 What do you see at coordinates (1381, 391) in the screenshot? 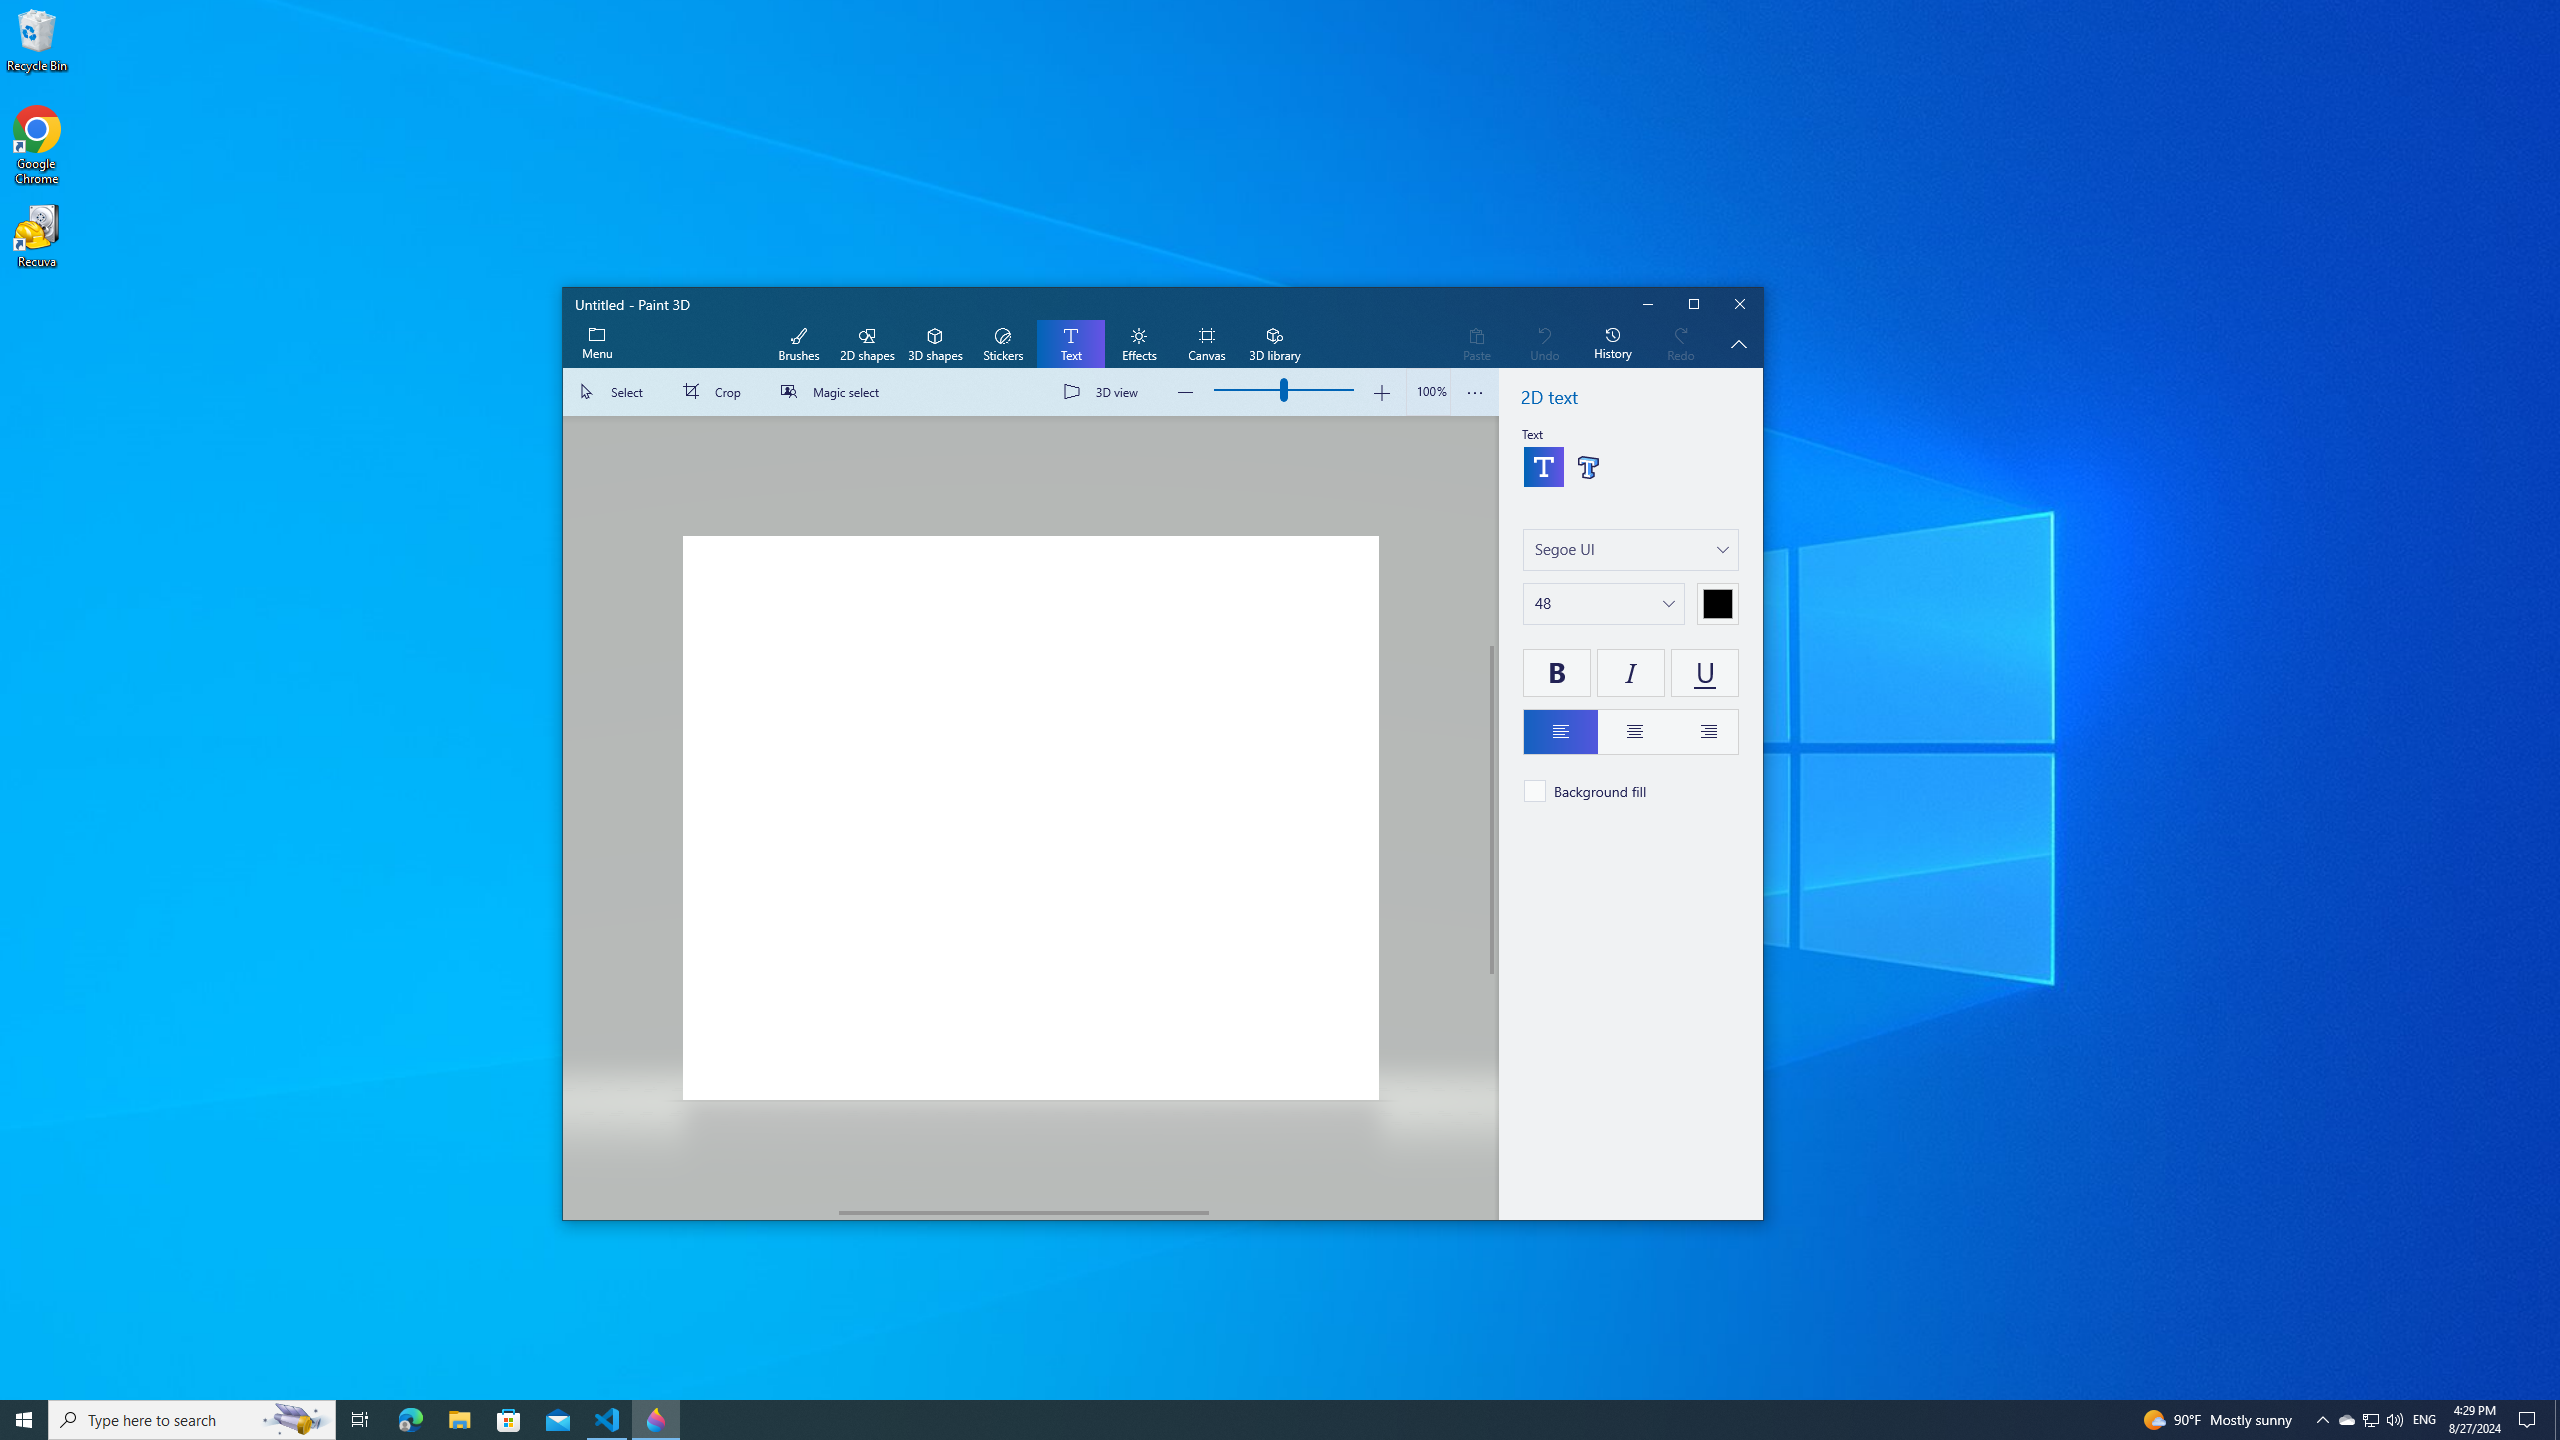
I see `'Zoom in'` at bounding box center [1381, 391].